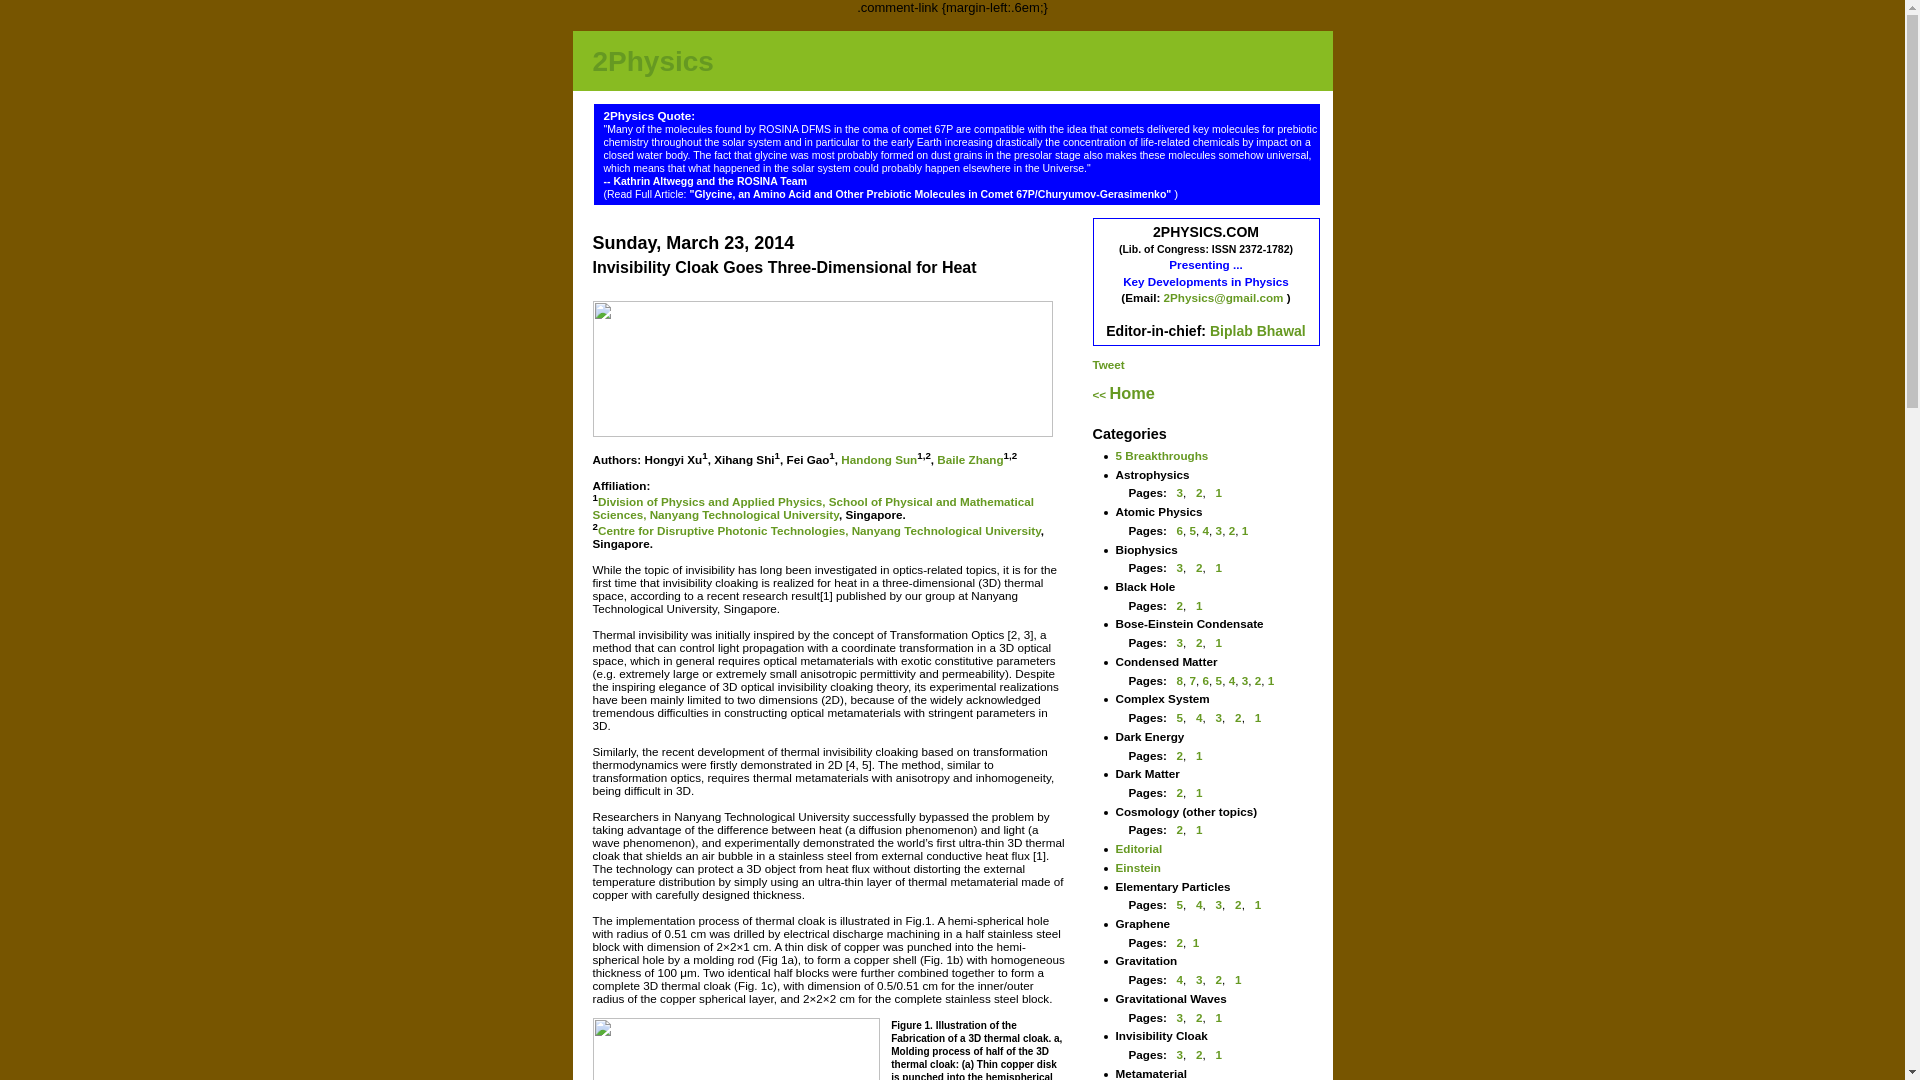 The height and width of the screenshot is (1080, 1920). I want to click on '1', so click(1196, 942).